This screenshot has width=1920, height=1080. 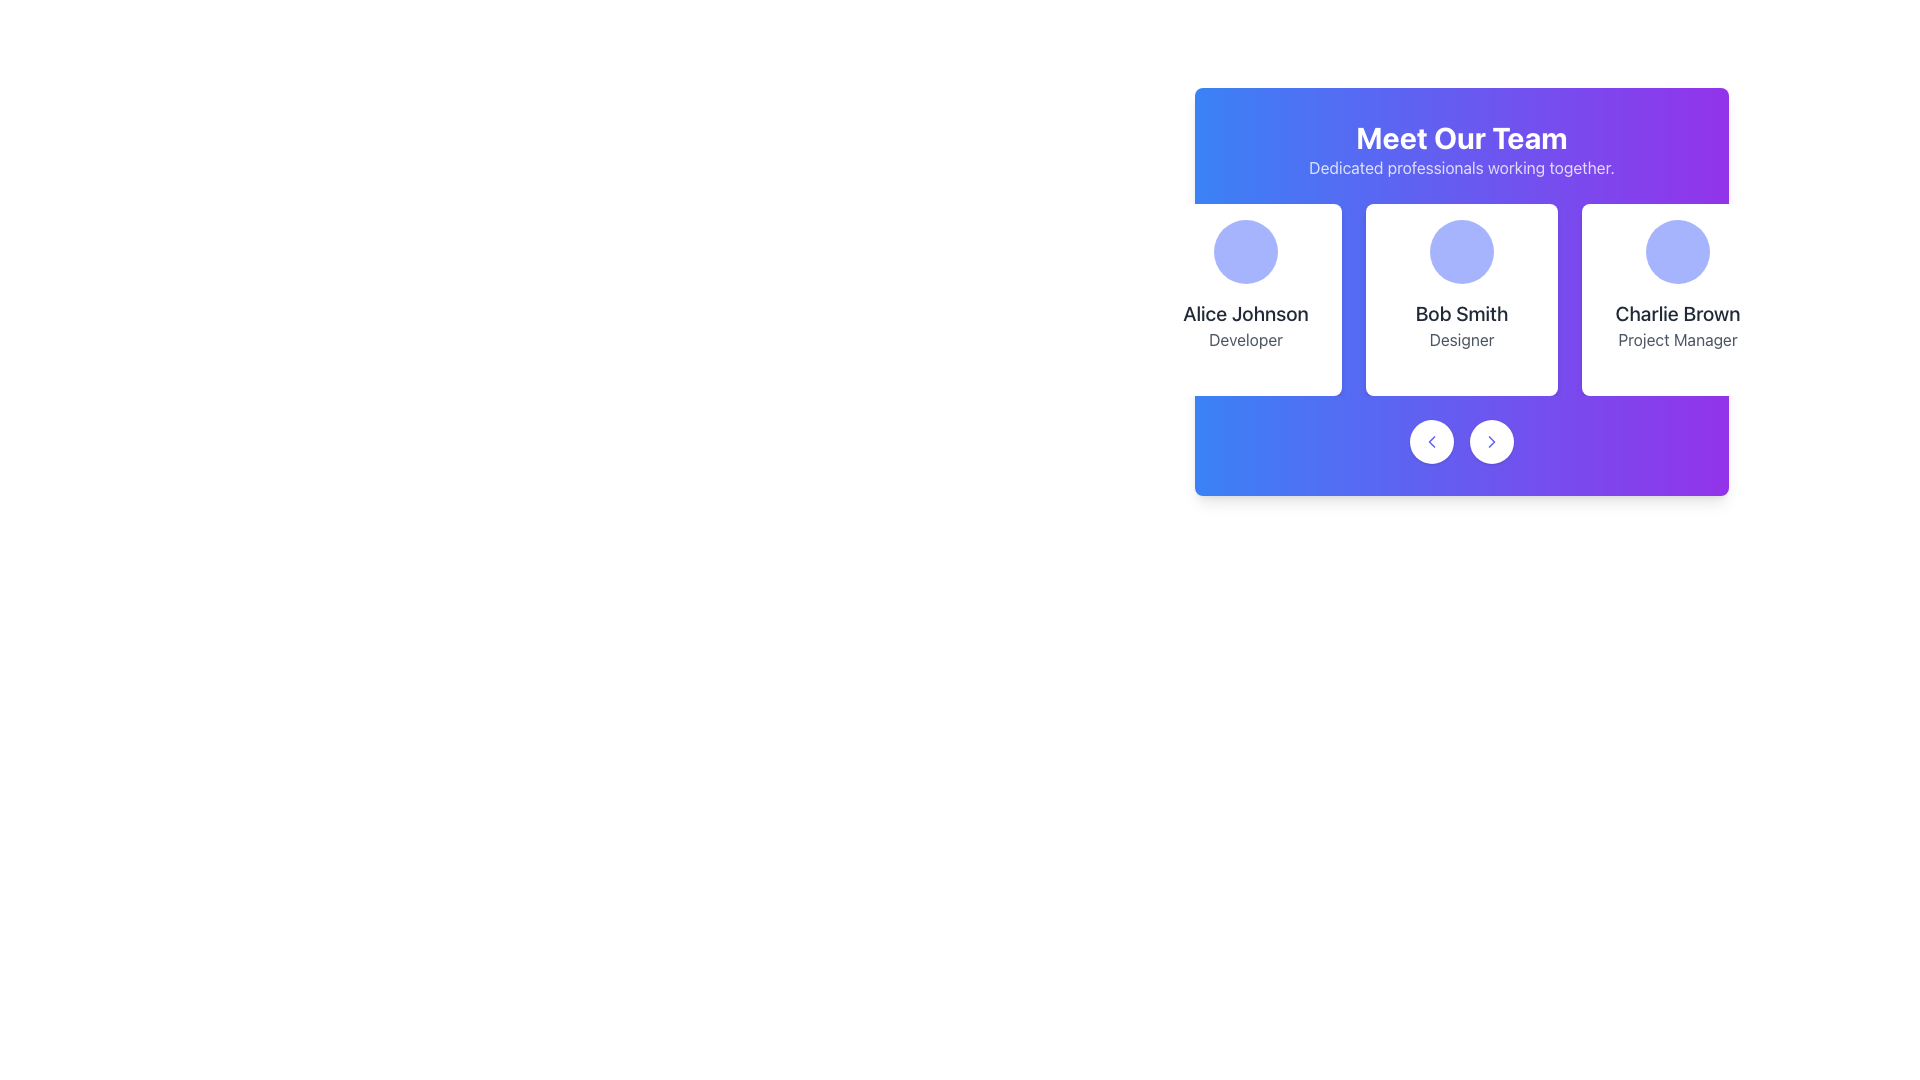 I want to click on the Text Label displaying 'Dedicated professionals working together.' which is centrally aligned below the 'Meet Our Team' heading, so click(x=1462, y=167).